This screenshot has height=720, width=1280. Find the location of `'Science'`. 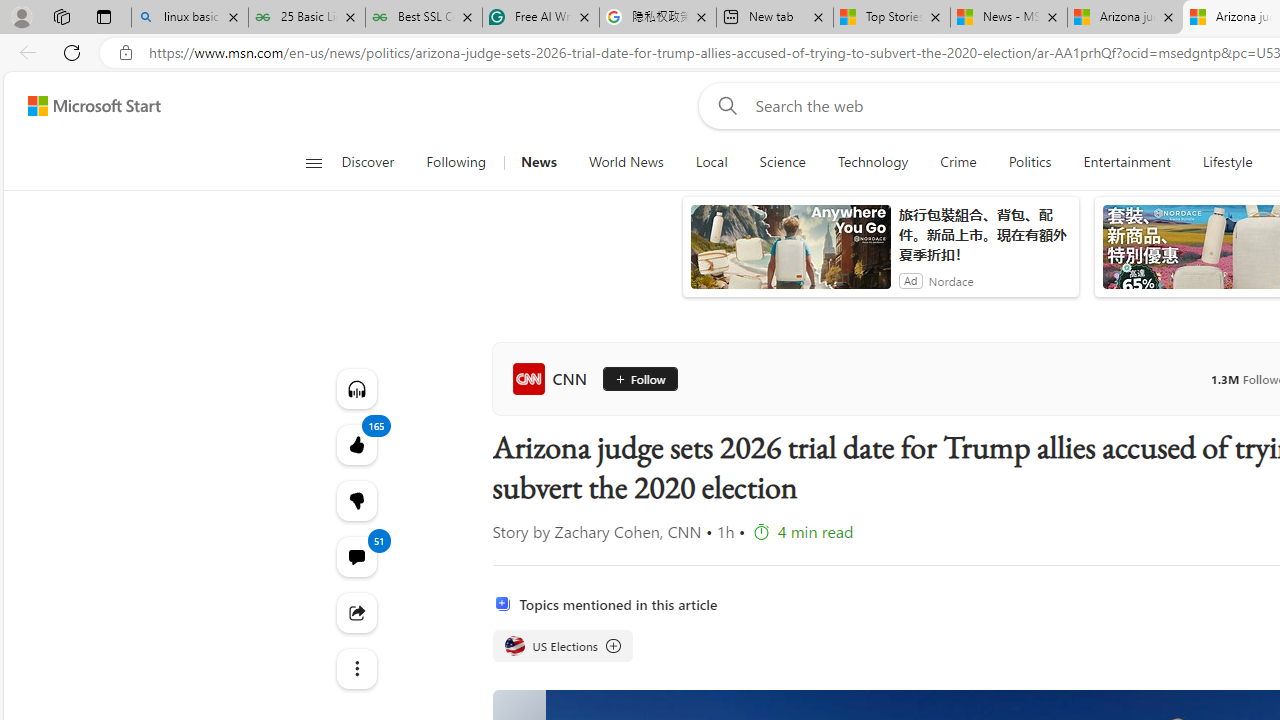

'Science' is located at coordinates (781, 162).